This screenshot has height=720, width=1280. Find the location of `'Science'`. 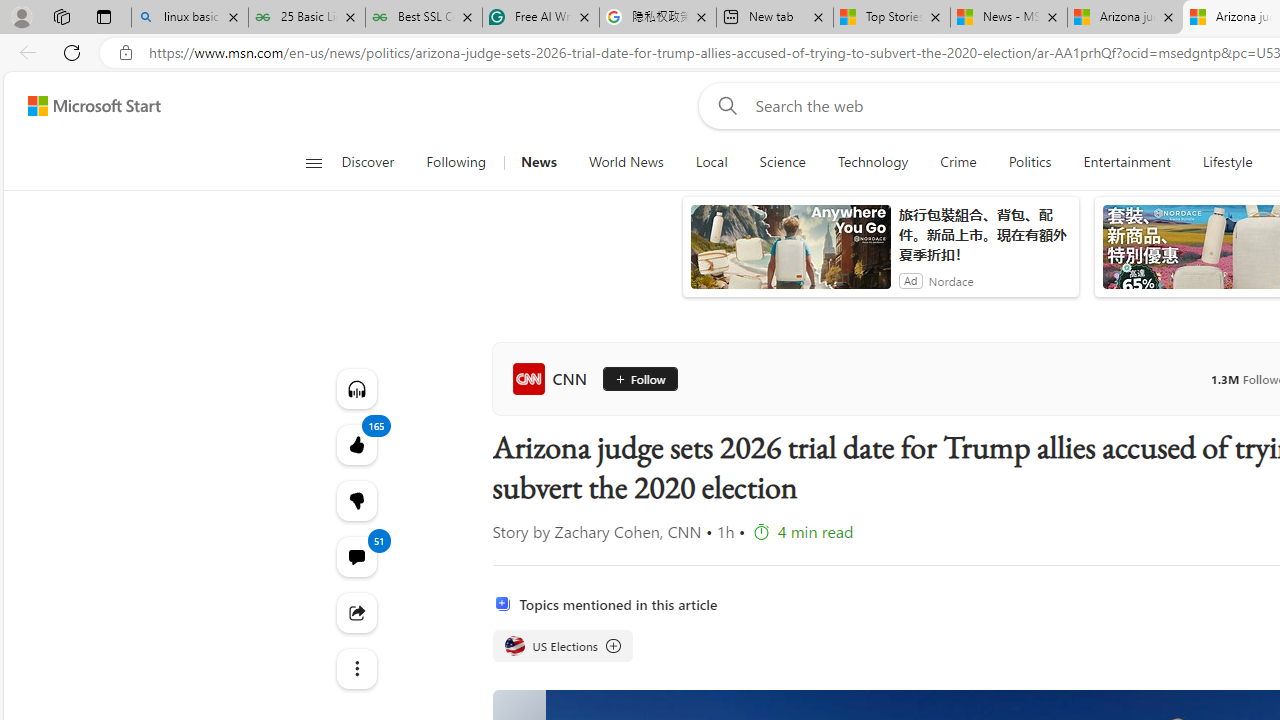

'Science' is located at coordinates (781, 162).